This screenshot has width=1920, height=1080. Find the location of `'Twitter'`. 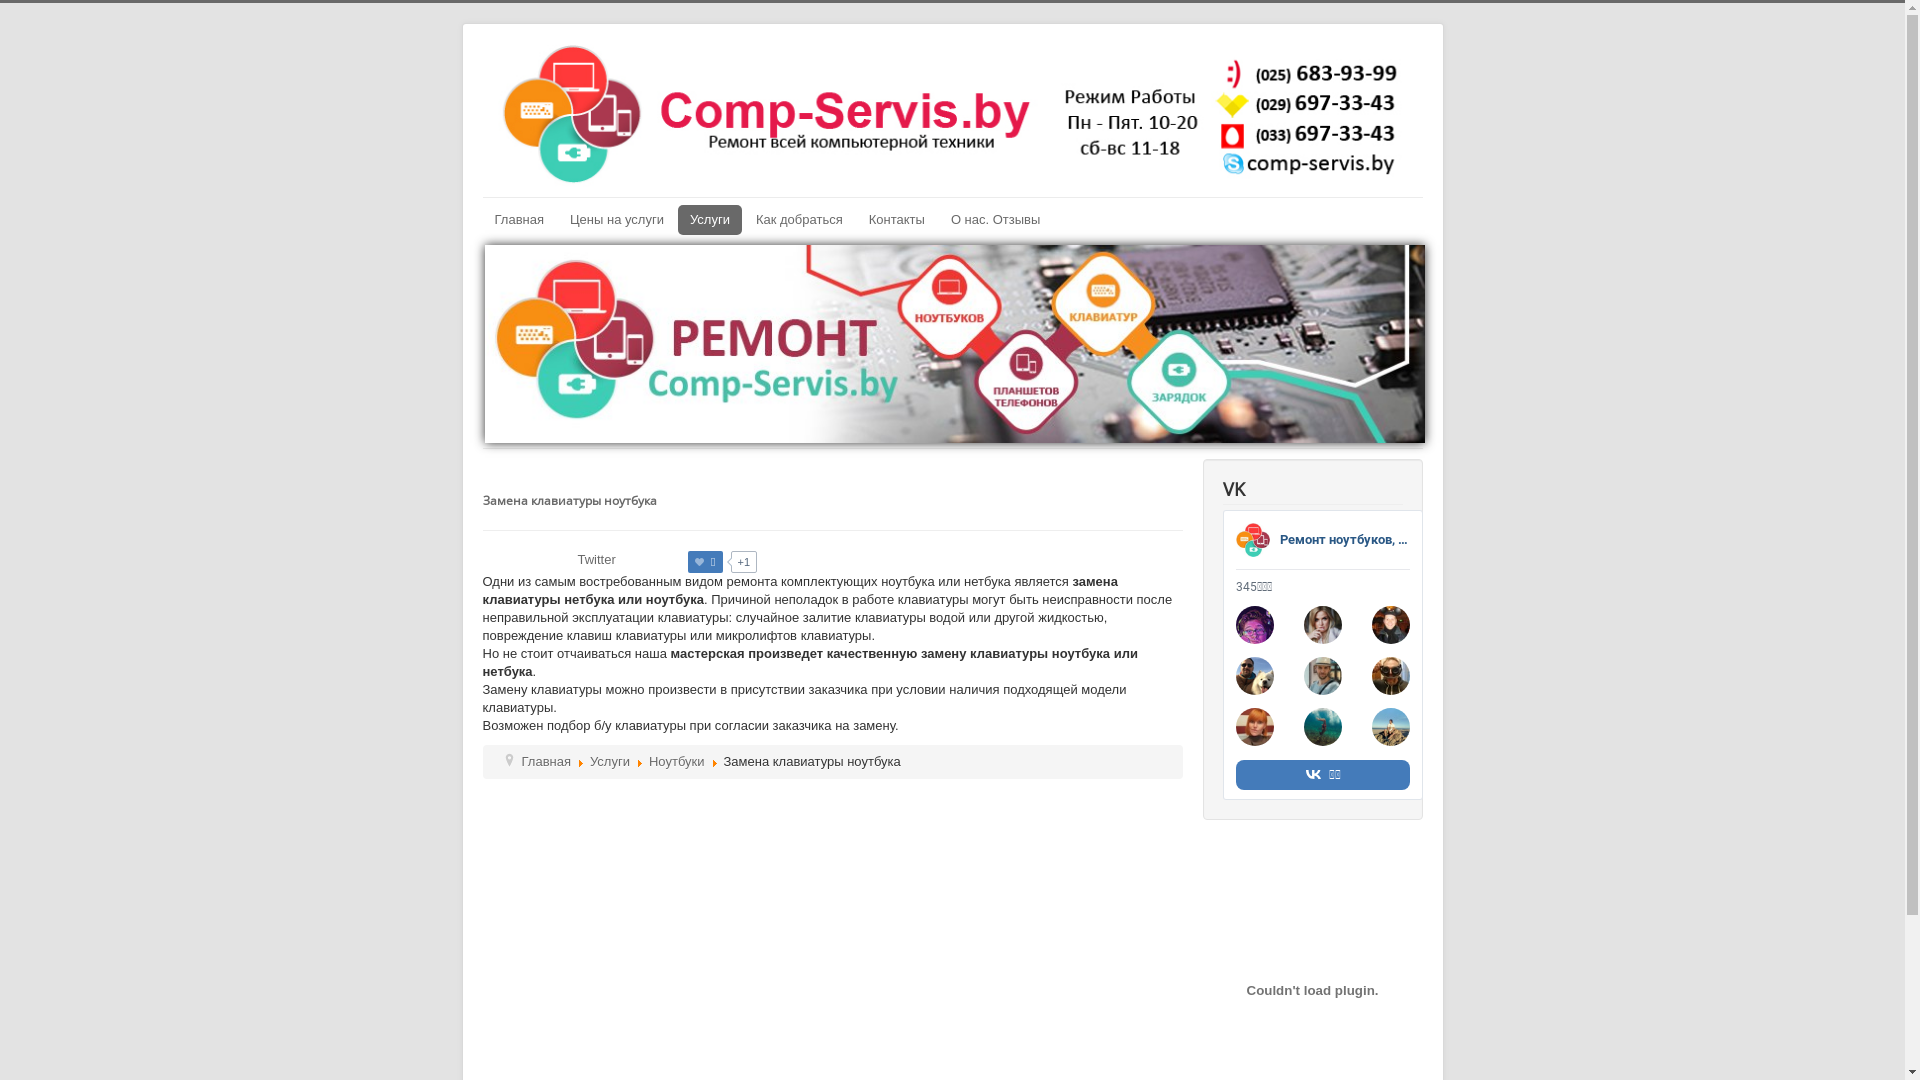

'Twitter' is located at coordinates (595, 559).